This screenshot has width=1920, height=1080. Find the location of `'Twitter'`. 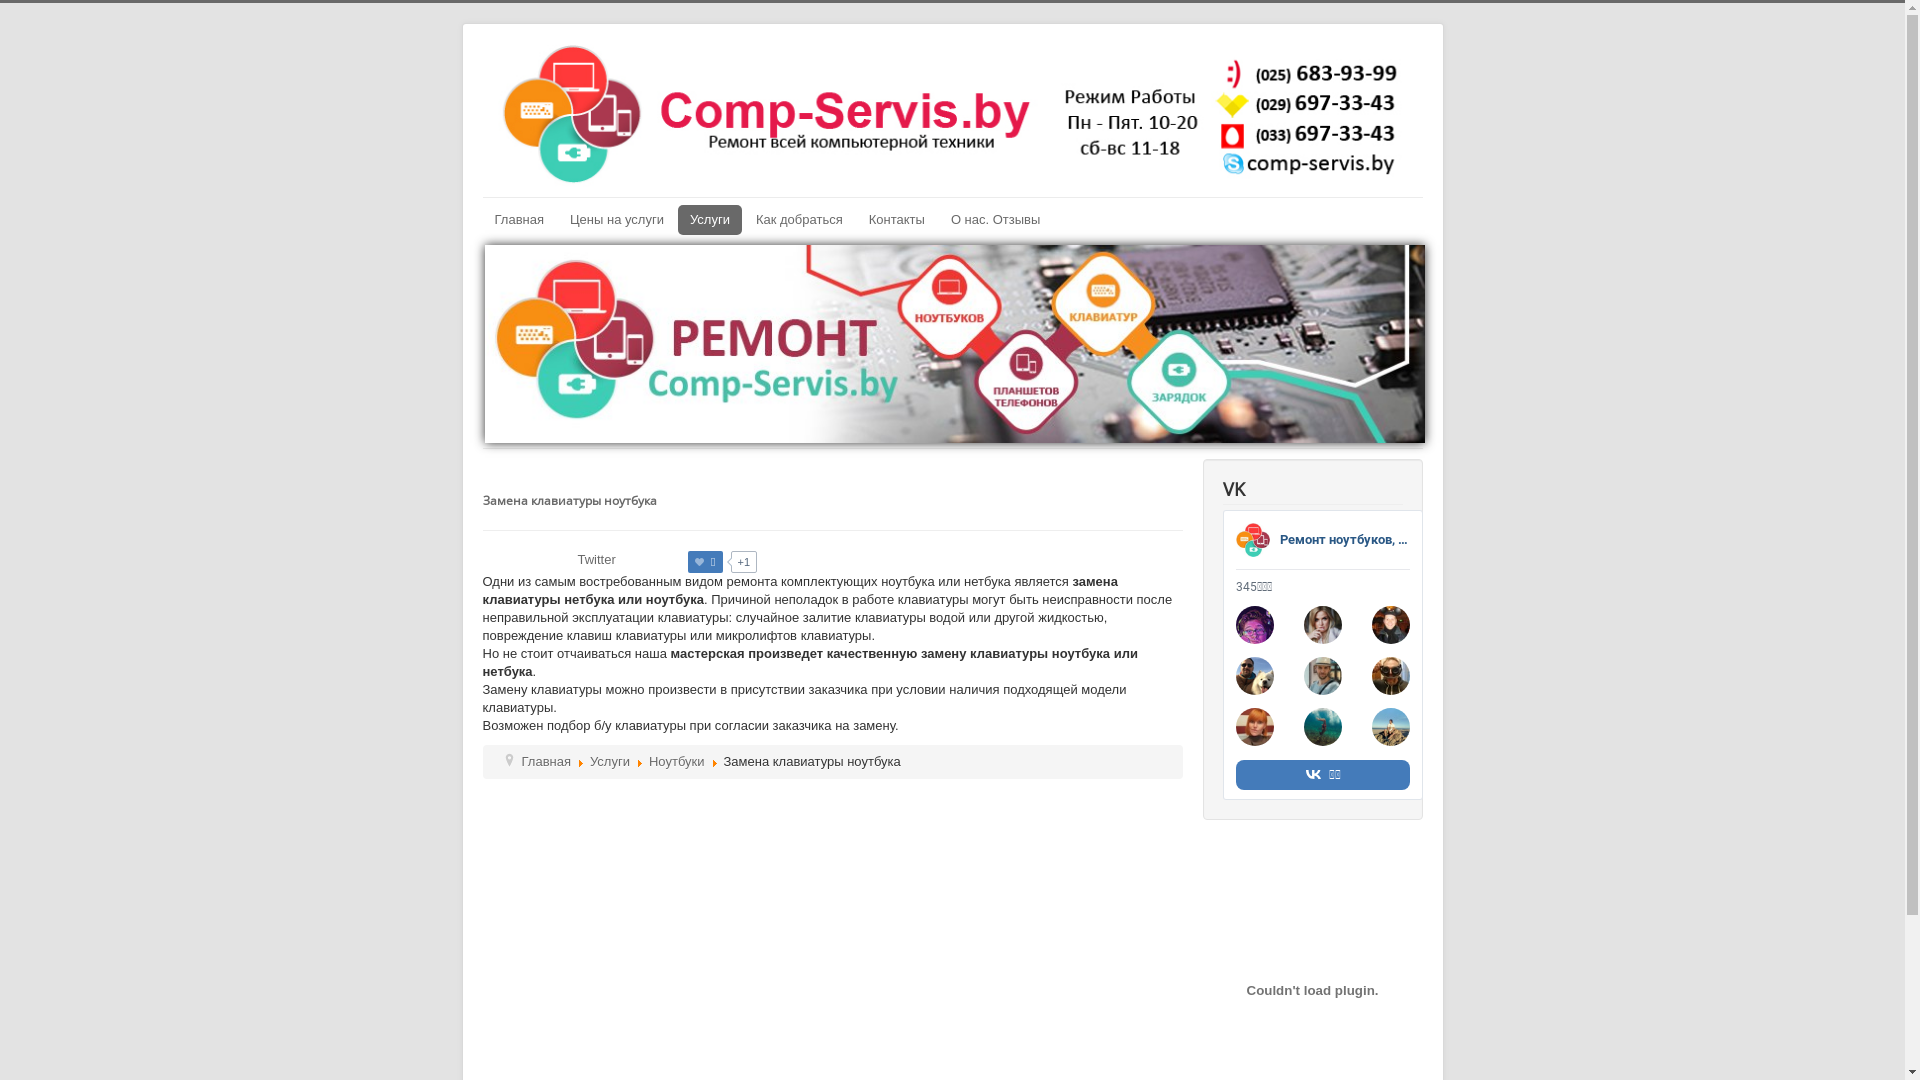

'Twitter' is located at coordinates (595, 559).